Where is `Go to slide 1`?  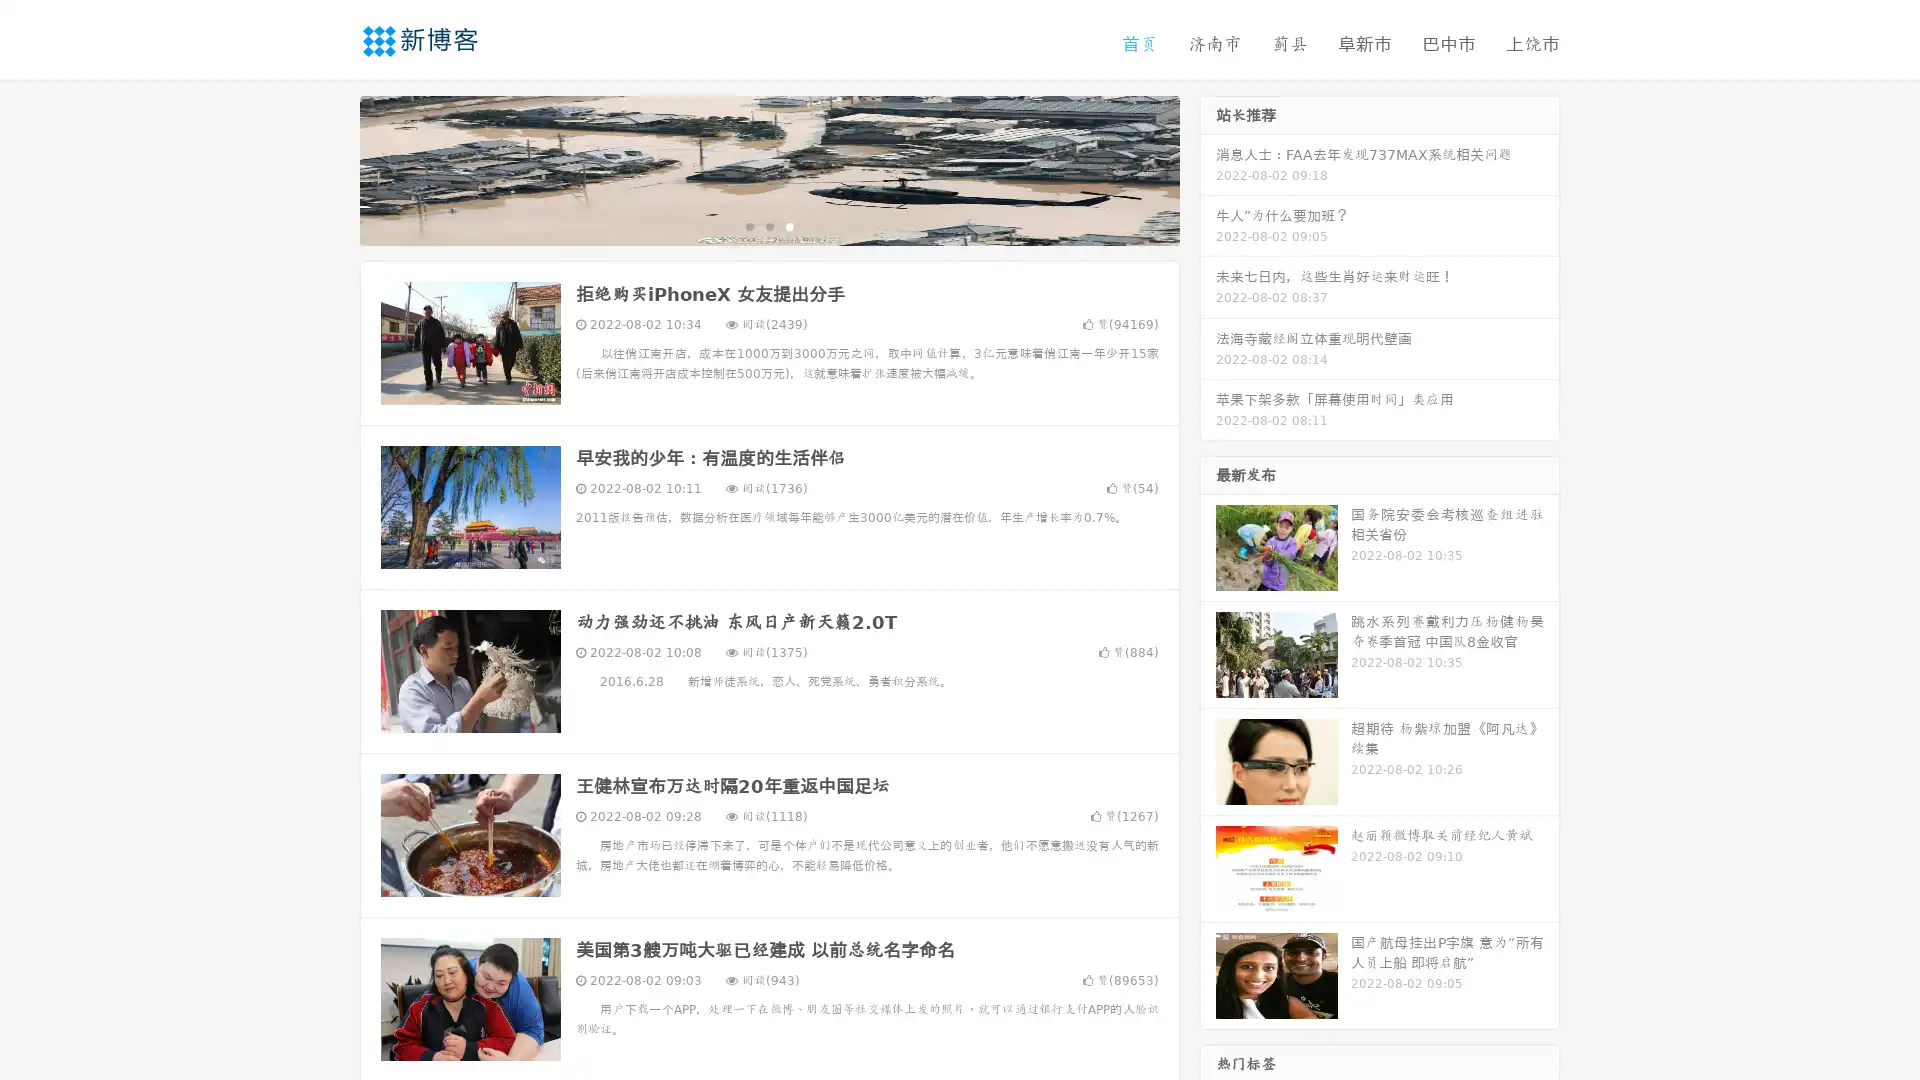
Go to slide 1 is located at coordinates (748, 225).